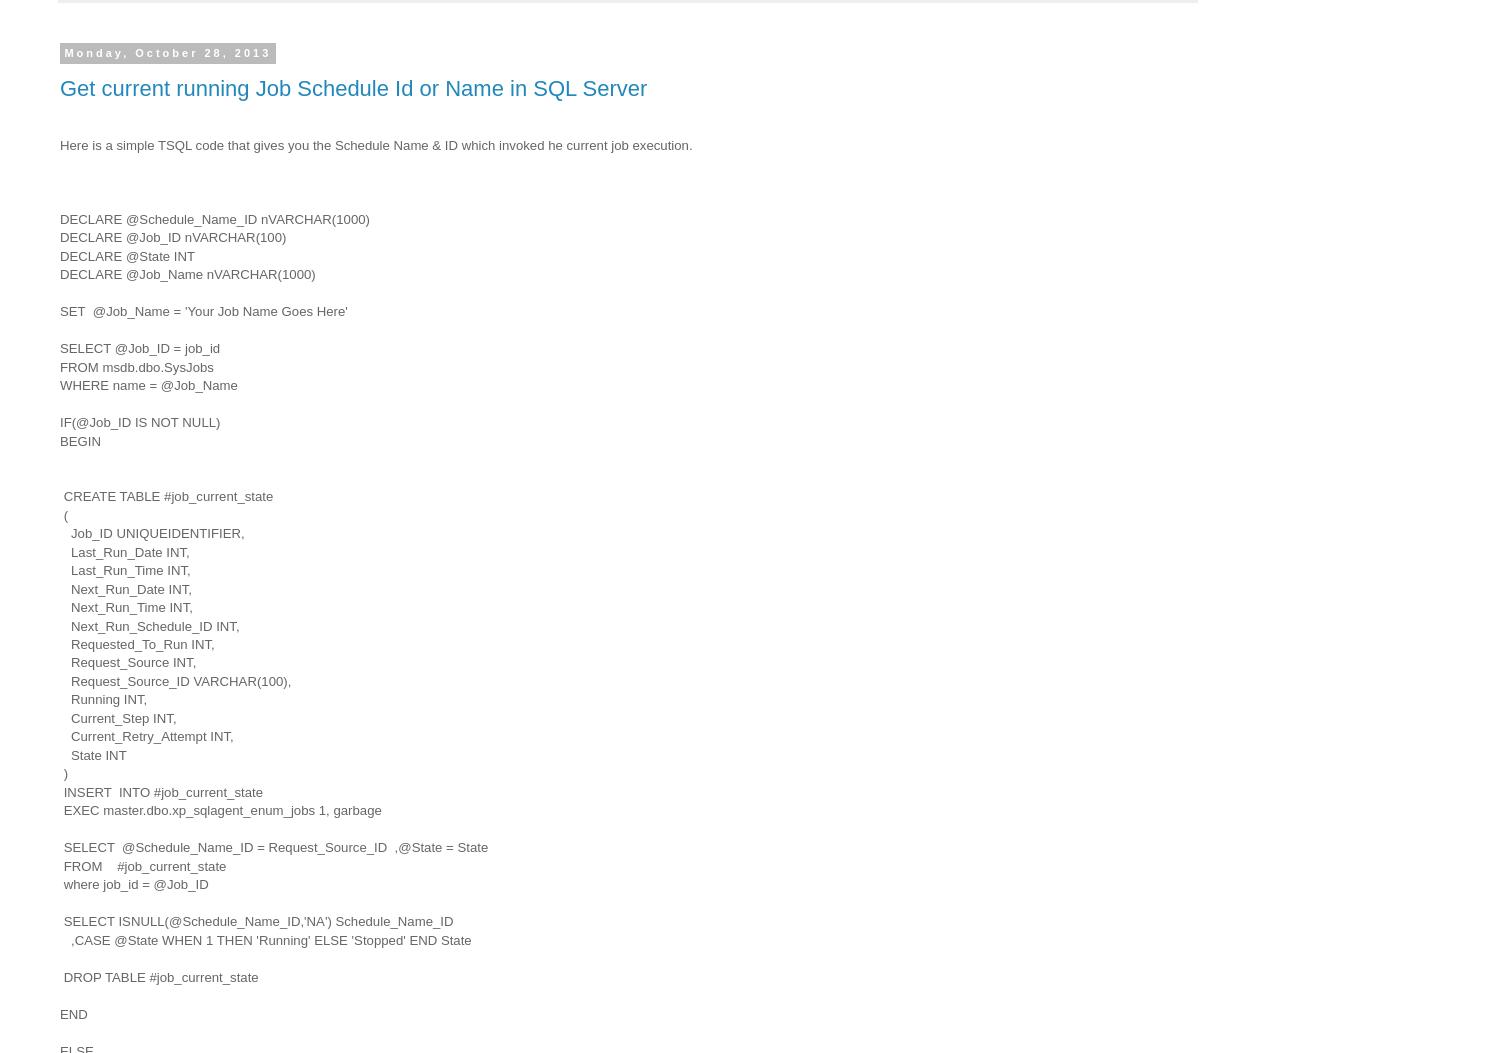 Image resolution: width=1508 pixels, height=1053 pixels. What do you see at coordinates (114, 347) in the screenshot?
I see `'@Job_ID = job_id'` at bounding box center [114, 347].